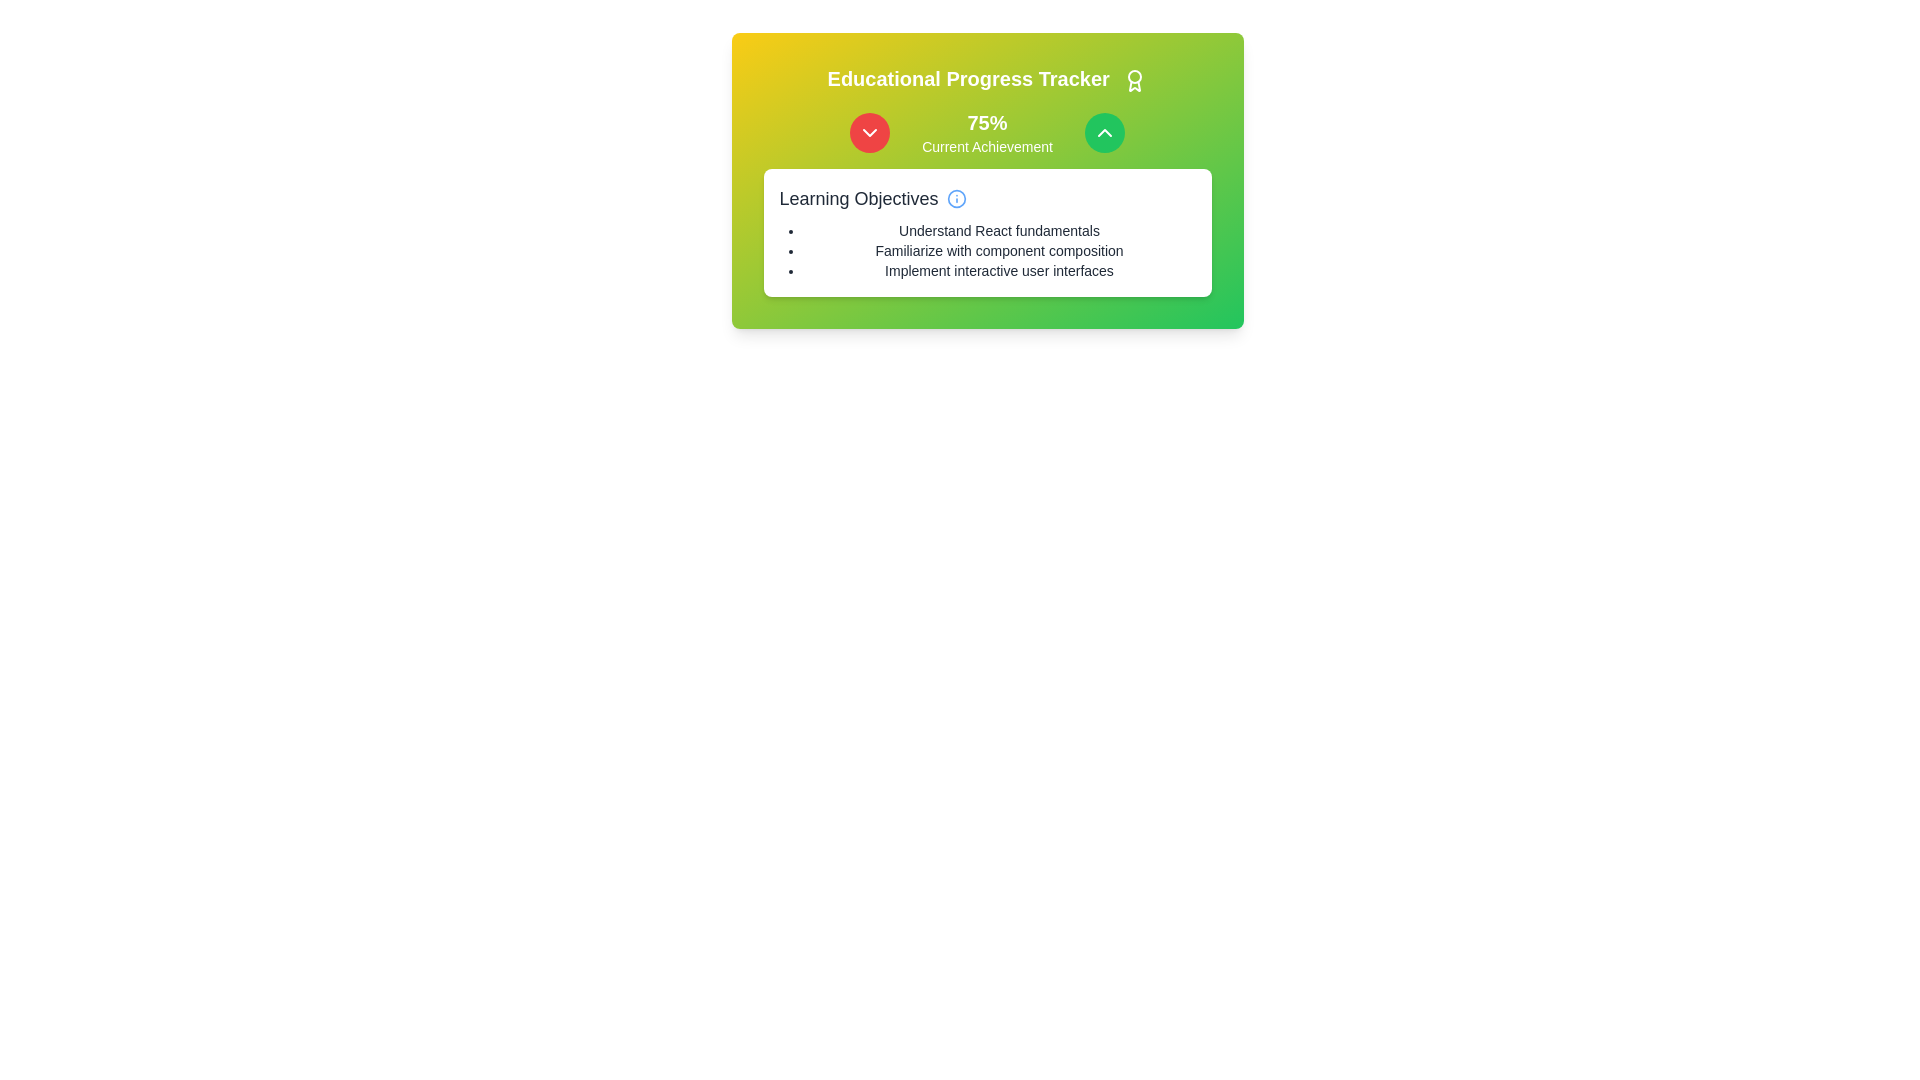 This screenshot has width=1920, height=1080. What do you see at coordinates (999, 249) in the screenshot?
I see `the Text Label that contains the text 'Familiarize with component composition', positioned below the heading 'Learning Objectives' in the bulleted list` at bounding box center [999, 249].